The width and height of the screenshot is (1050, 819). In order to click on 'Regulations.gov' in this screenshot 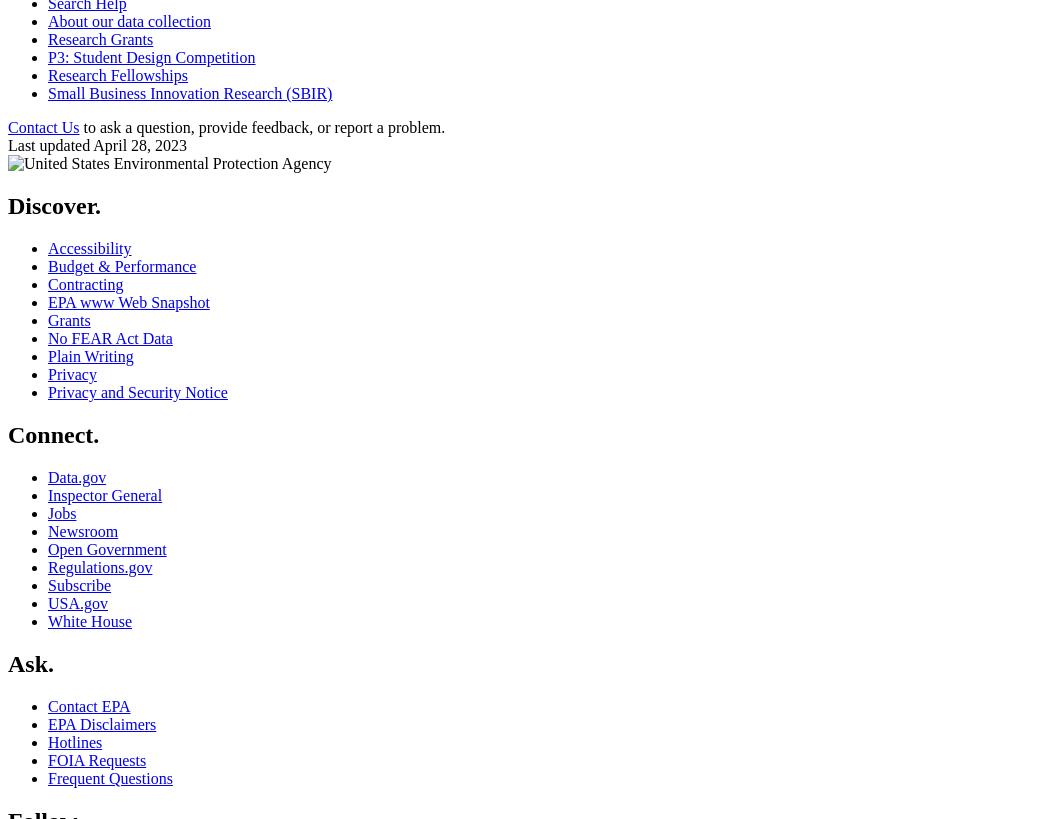, I will do `click(46, 566)`.